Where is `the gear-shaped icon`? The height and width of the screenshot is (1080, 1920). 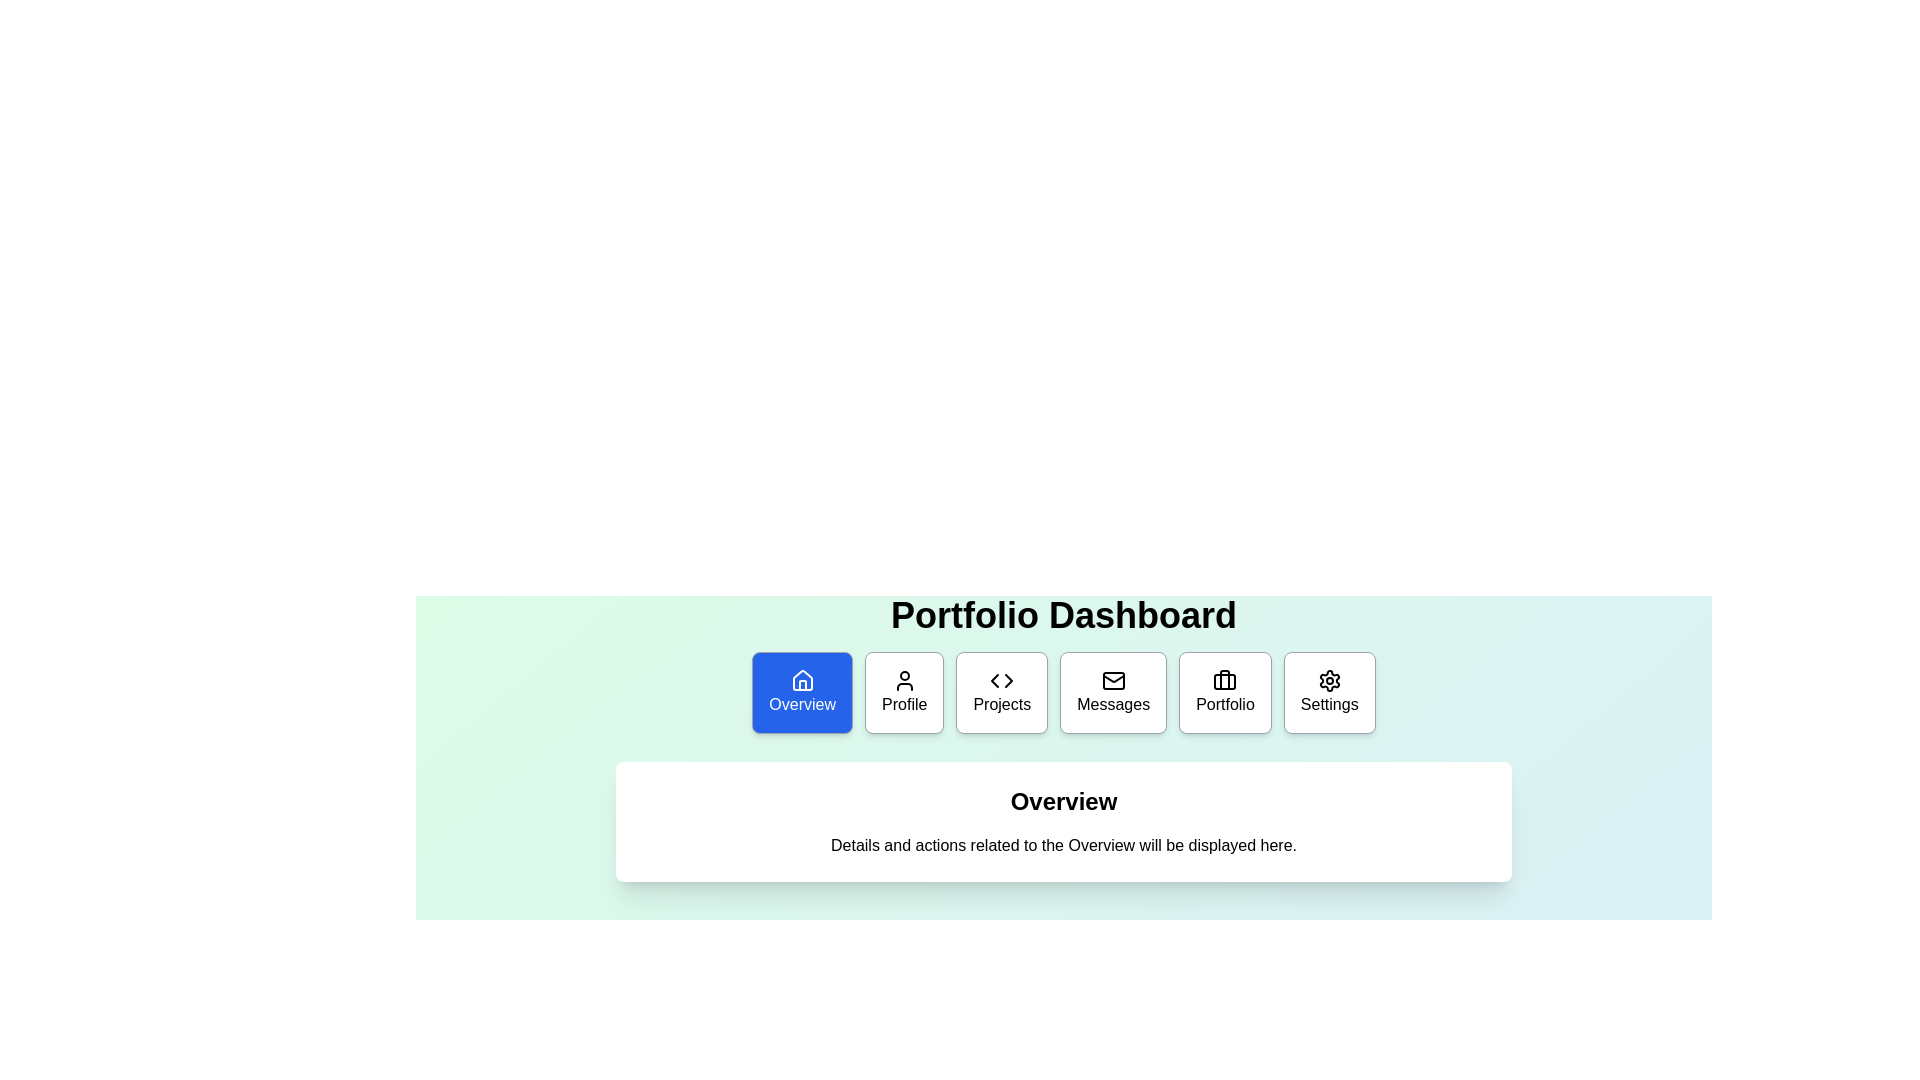
the gear-shaped icon is located at coordinates (1329, 680).